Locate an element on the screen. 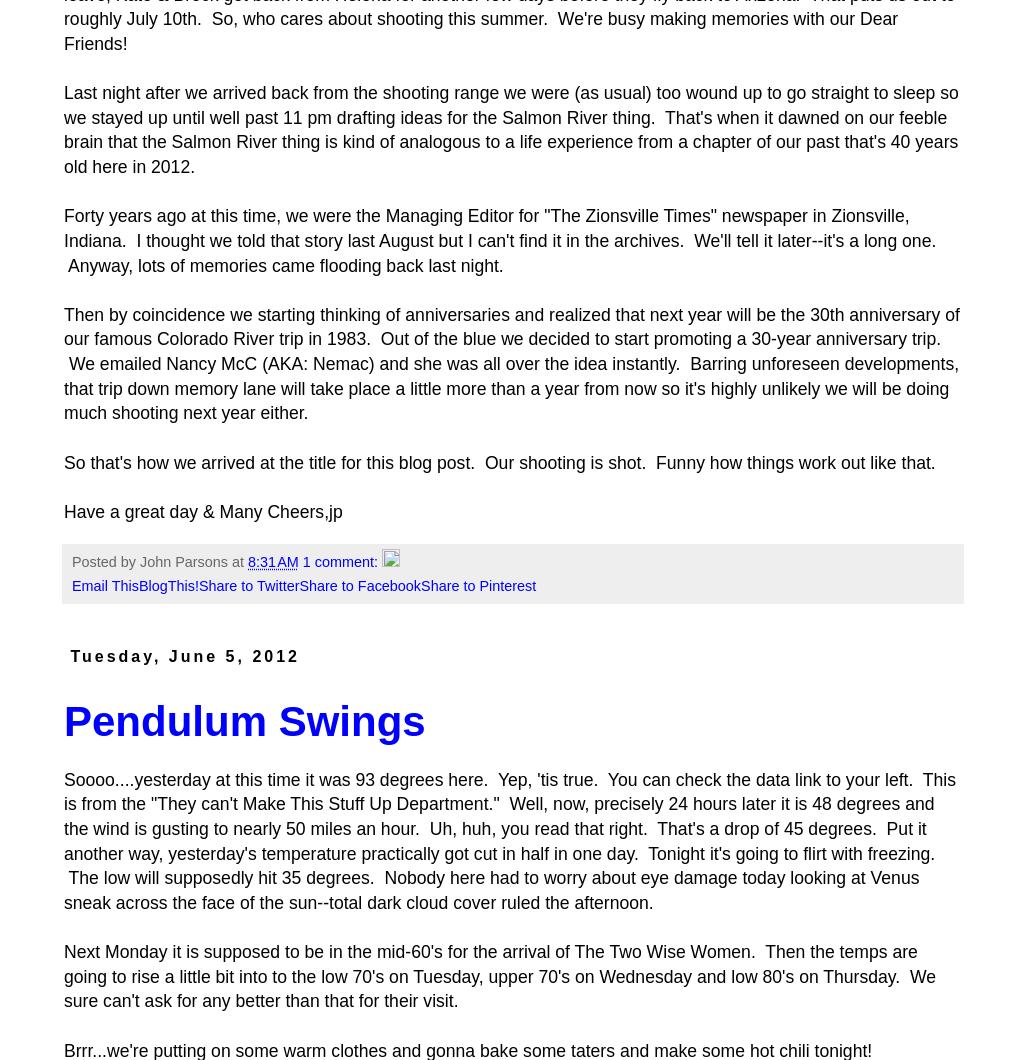 This screenshot has width=1018, height=1060. 'John Parsons' is located at coordinates (183, 562).